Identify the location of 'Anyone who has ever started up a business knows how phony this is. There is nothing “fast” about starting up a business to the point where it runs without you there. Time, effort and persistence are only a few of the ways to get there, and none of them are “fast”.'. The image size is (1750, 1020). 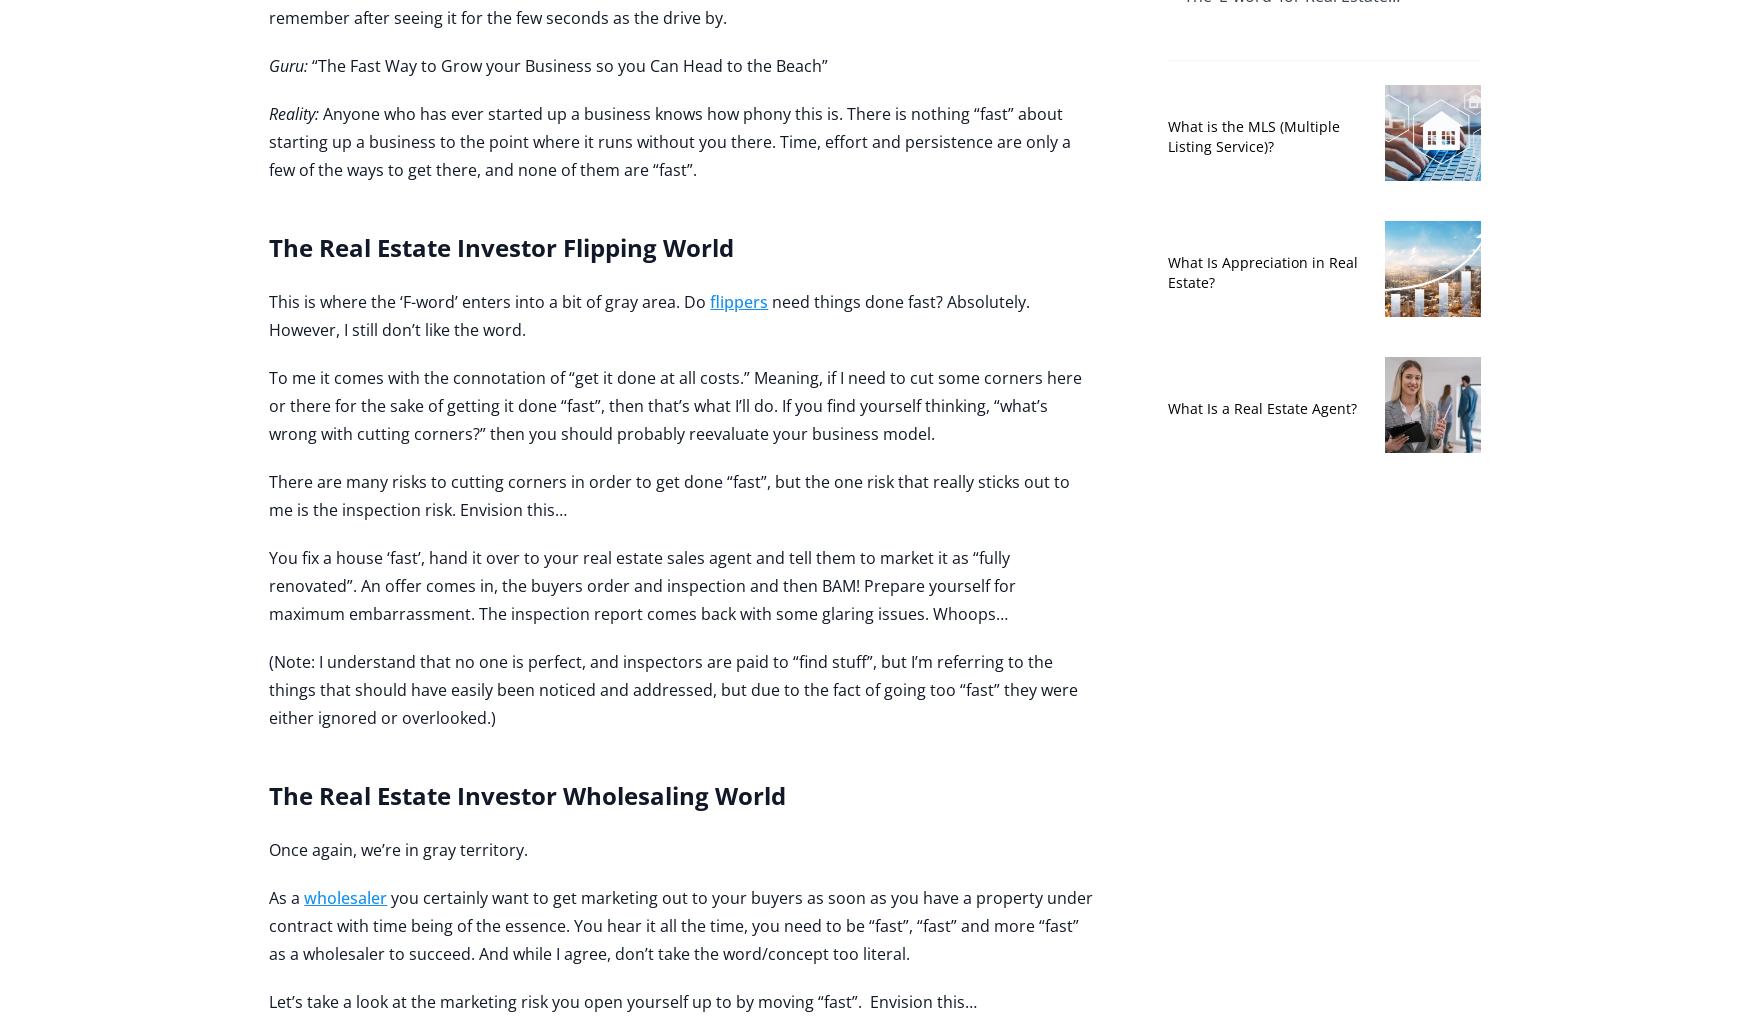
(267, 141).